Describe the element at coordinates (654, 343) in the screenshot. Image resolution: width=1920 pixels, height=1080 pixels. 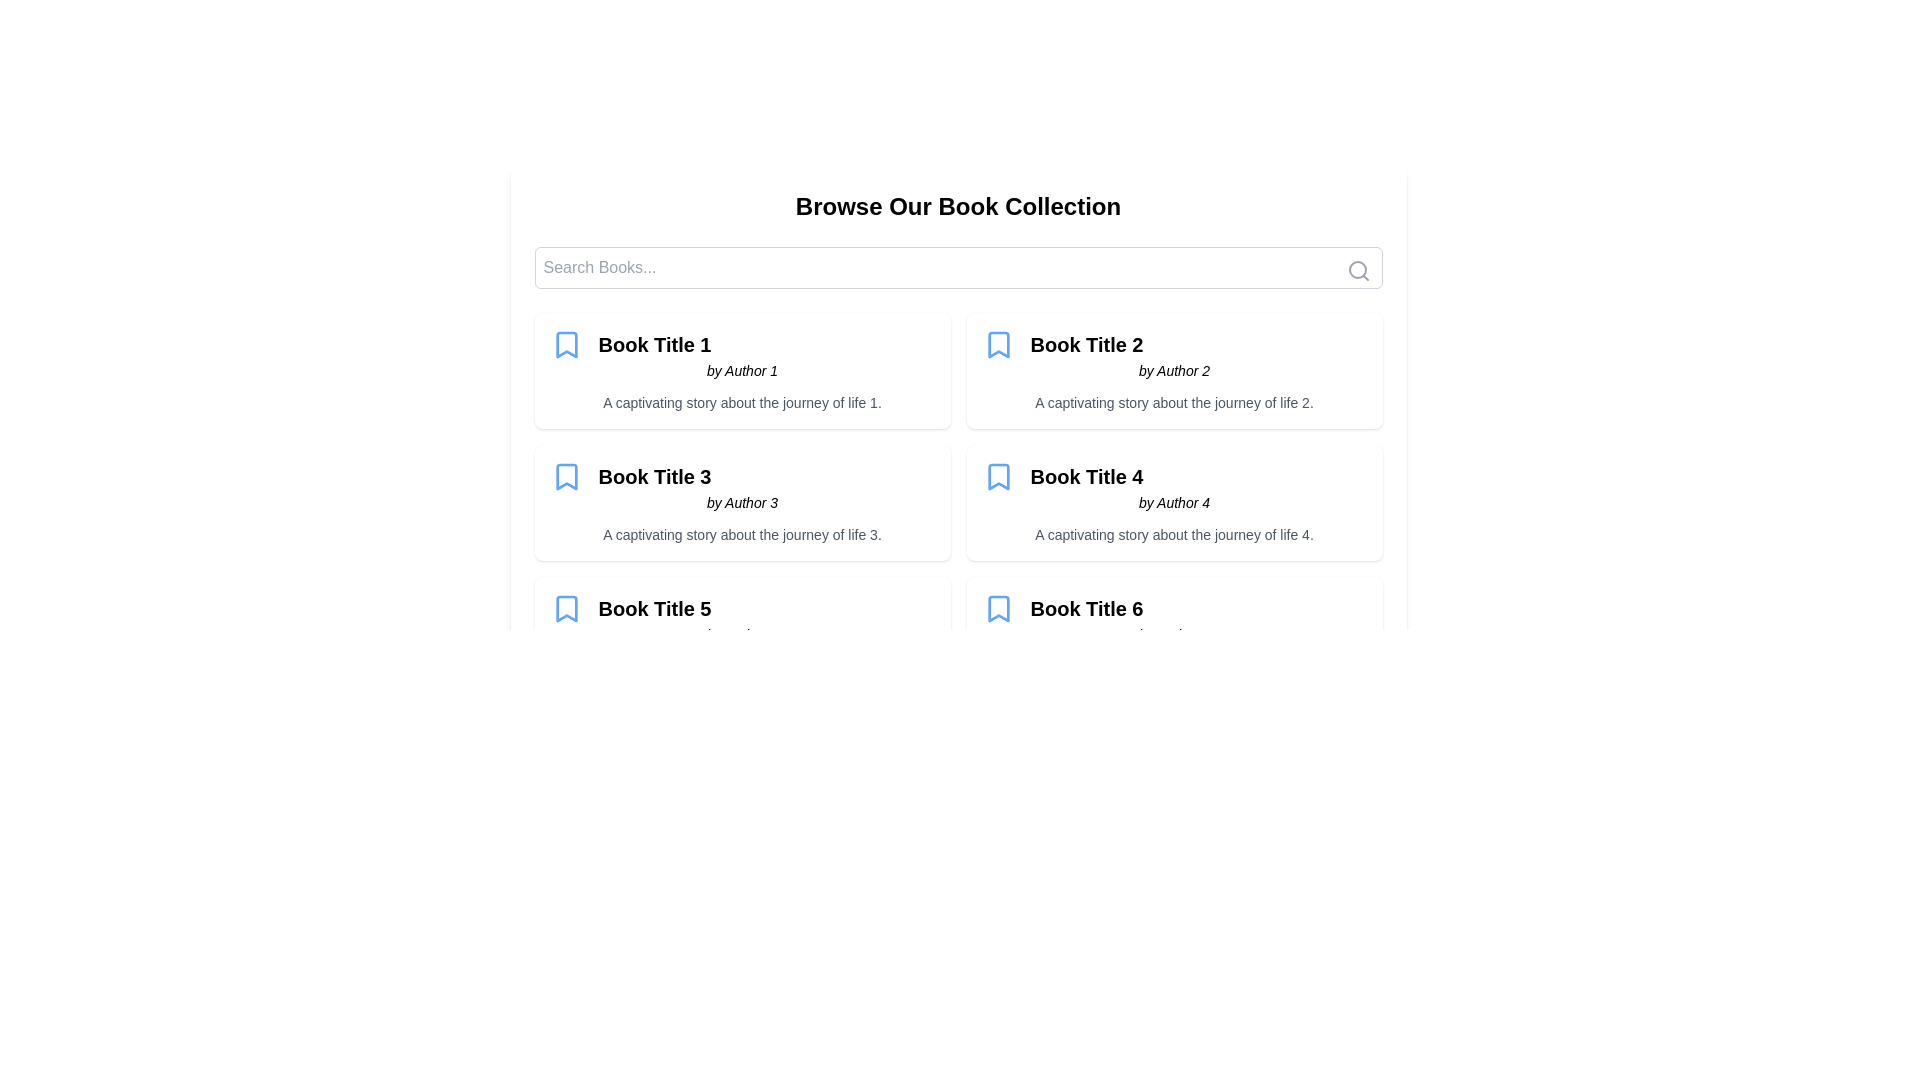
I see `the text label displaying 'Book Title 1', which is prominently styled in bold next to a blue bookmark icon` at that location.